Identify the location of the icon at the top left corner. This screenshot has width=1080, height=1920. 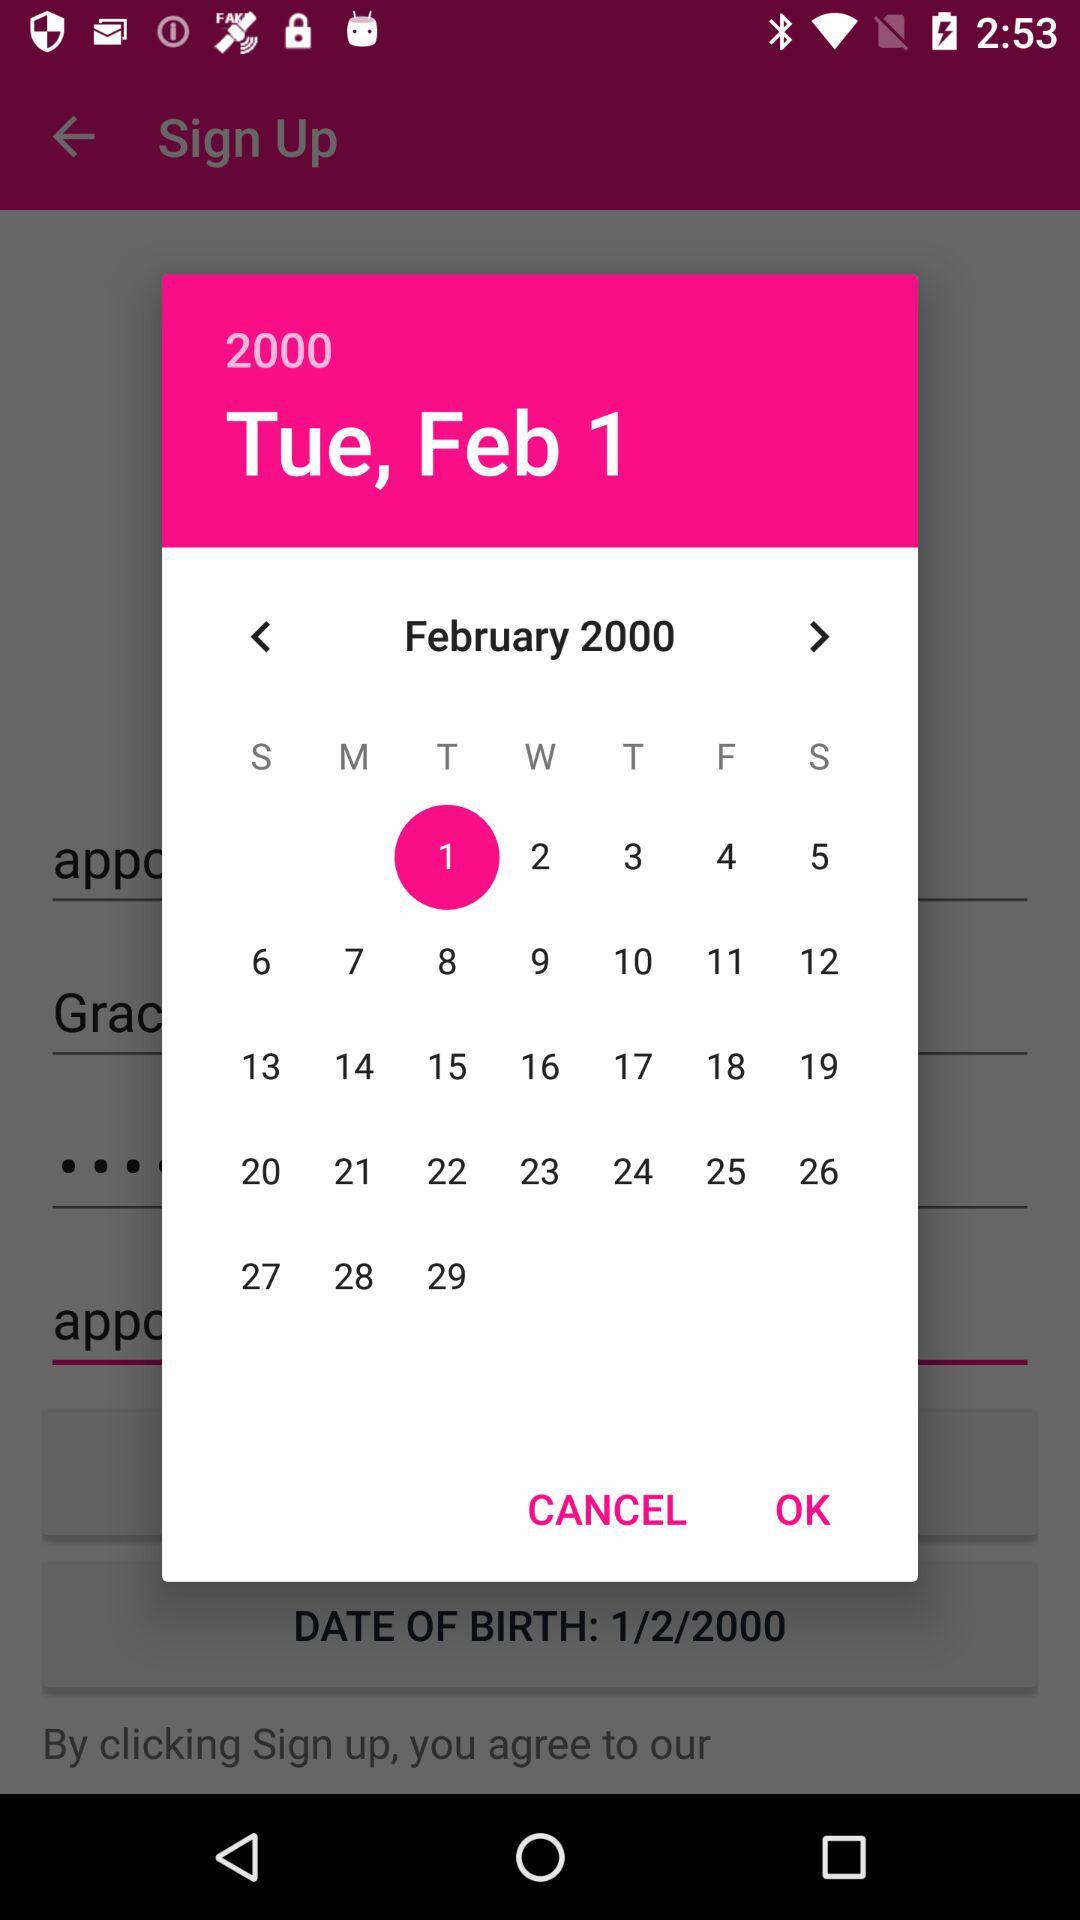
(260, 635).